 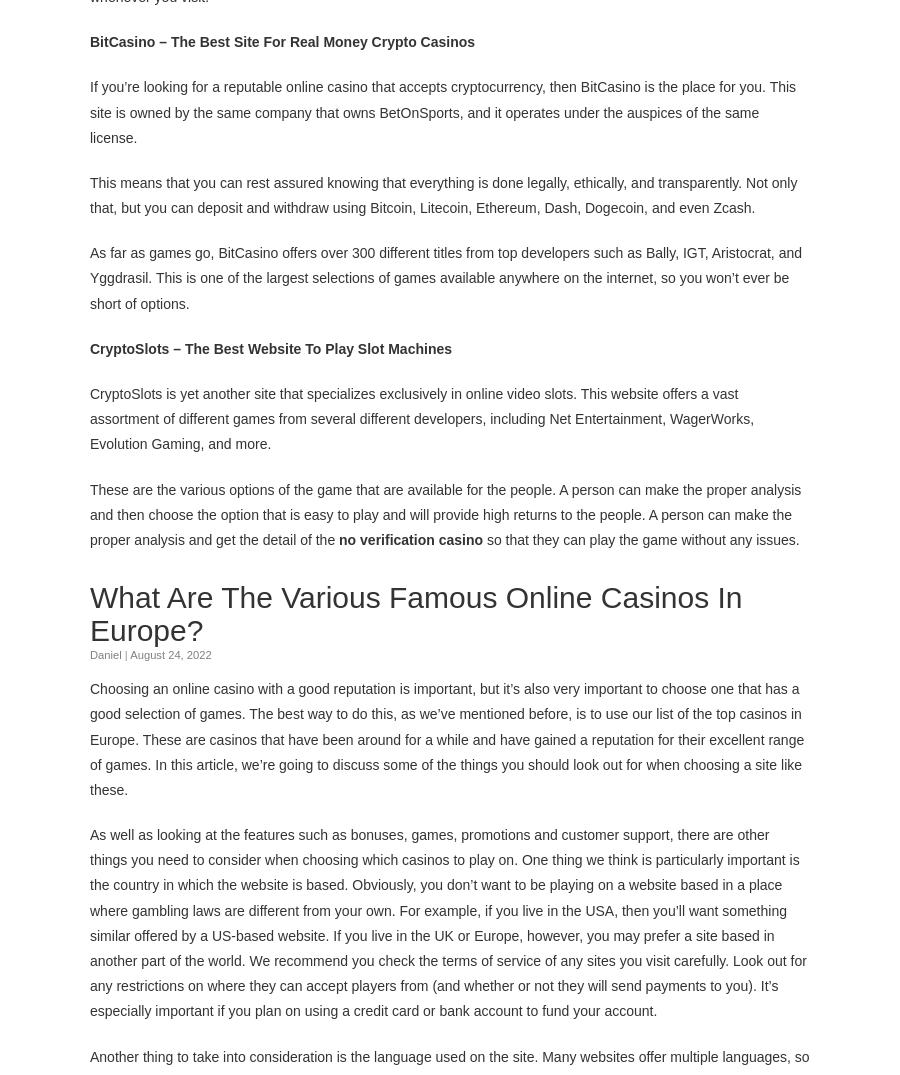 I want to click on 'BitCasino – The Best Site For Real Money Crypto Casinos', so click(x=283, y=39).